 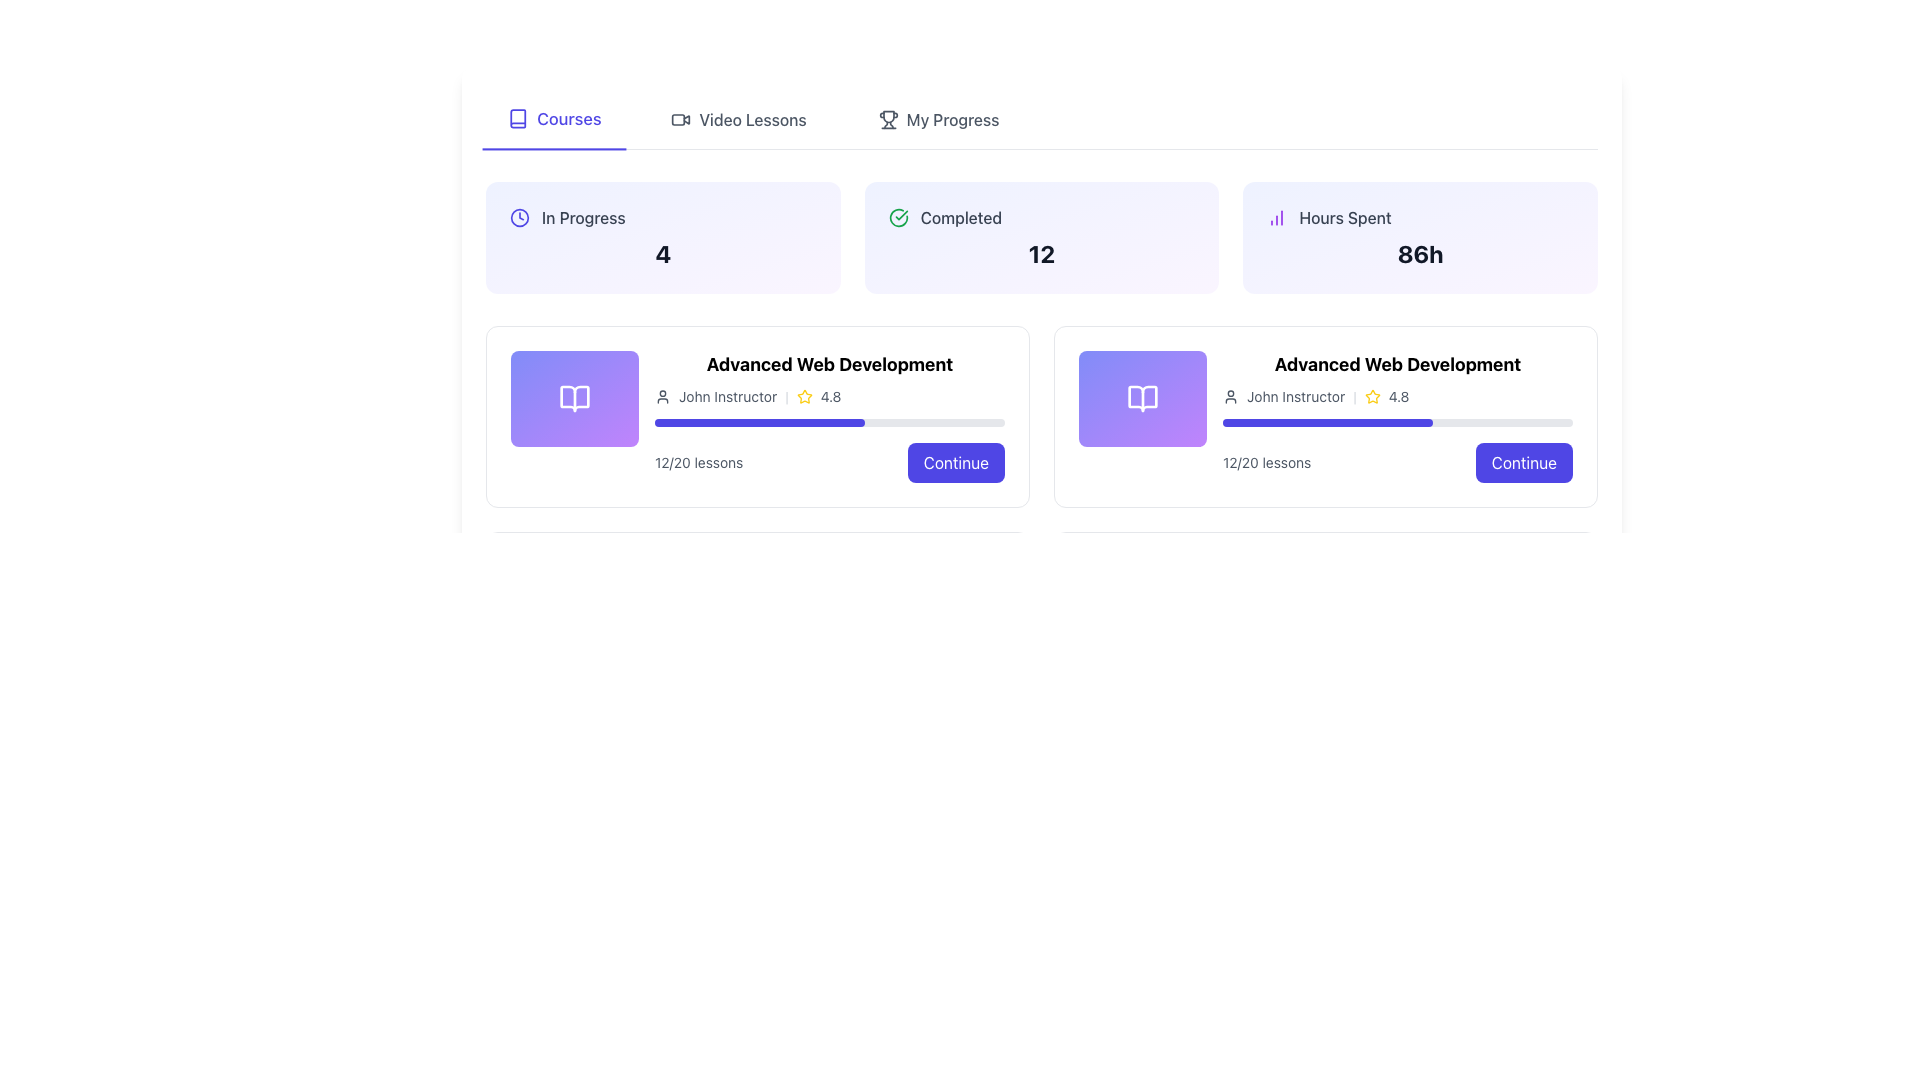 I want to click on the rating icon located on the right-hand side of the instructor's name and the rating number (4.8) within the course card for 'Advanced Web Development', so click(x=804, y=396).